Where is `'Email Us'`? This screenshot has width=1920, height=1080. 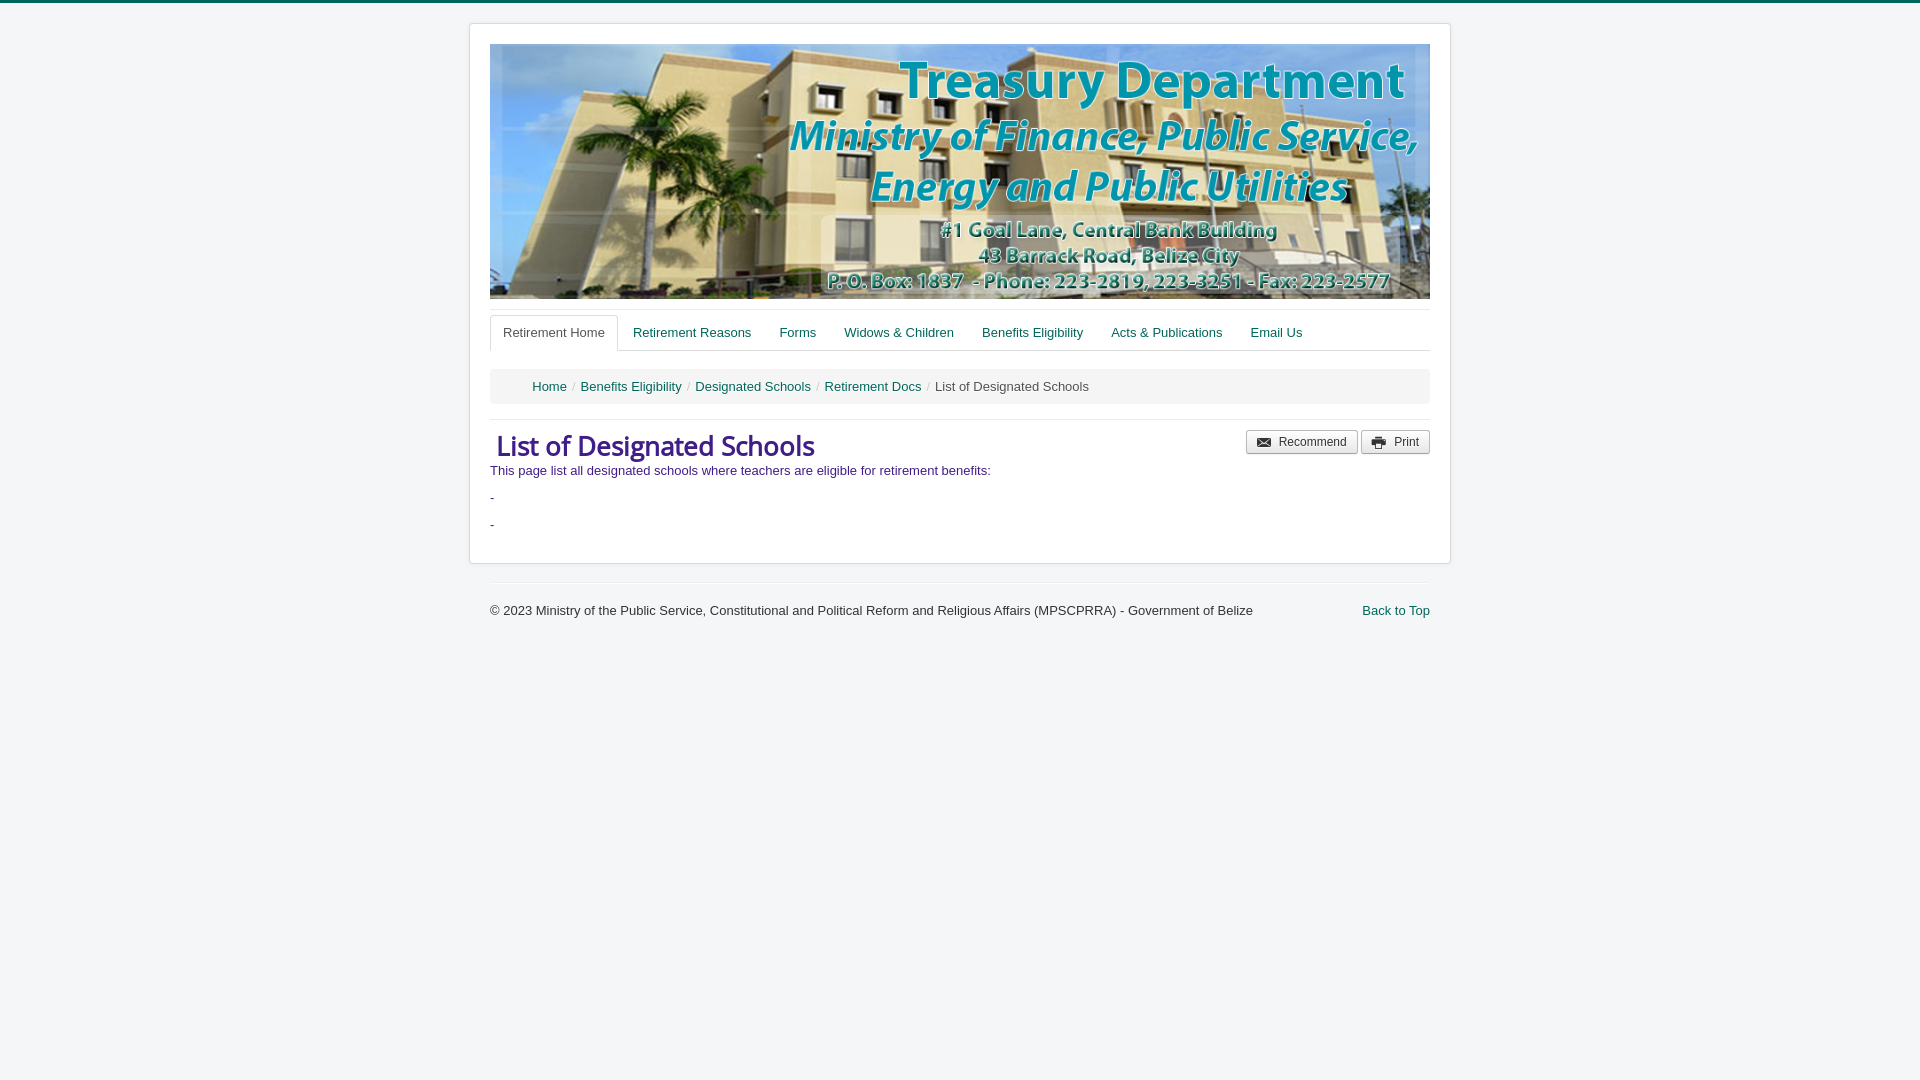
'Email Us' is located at coordinates (1275, 331).